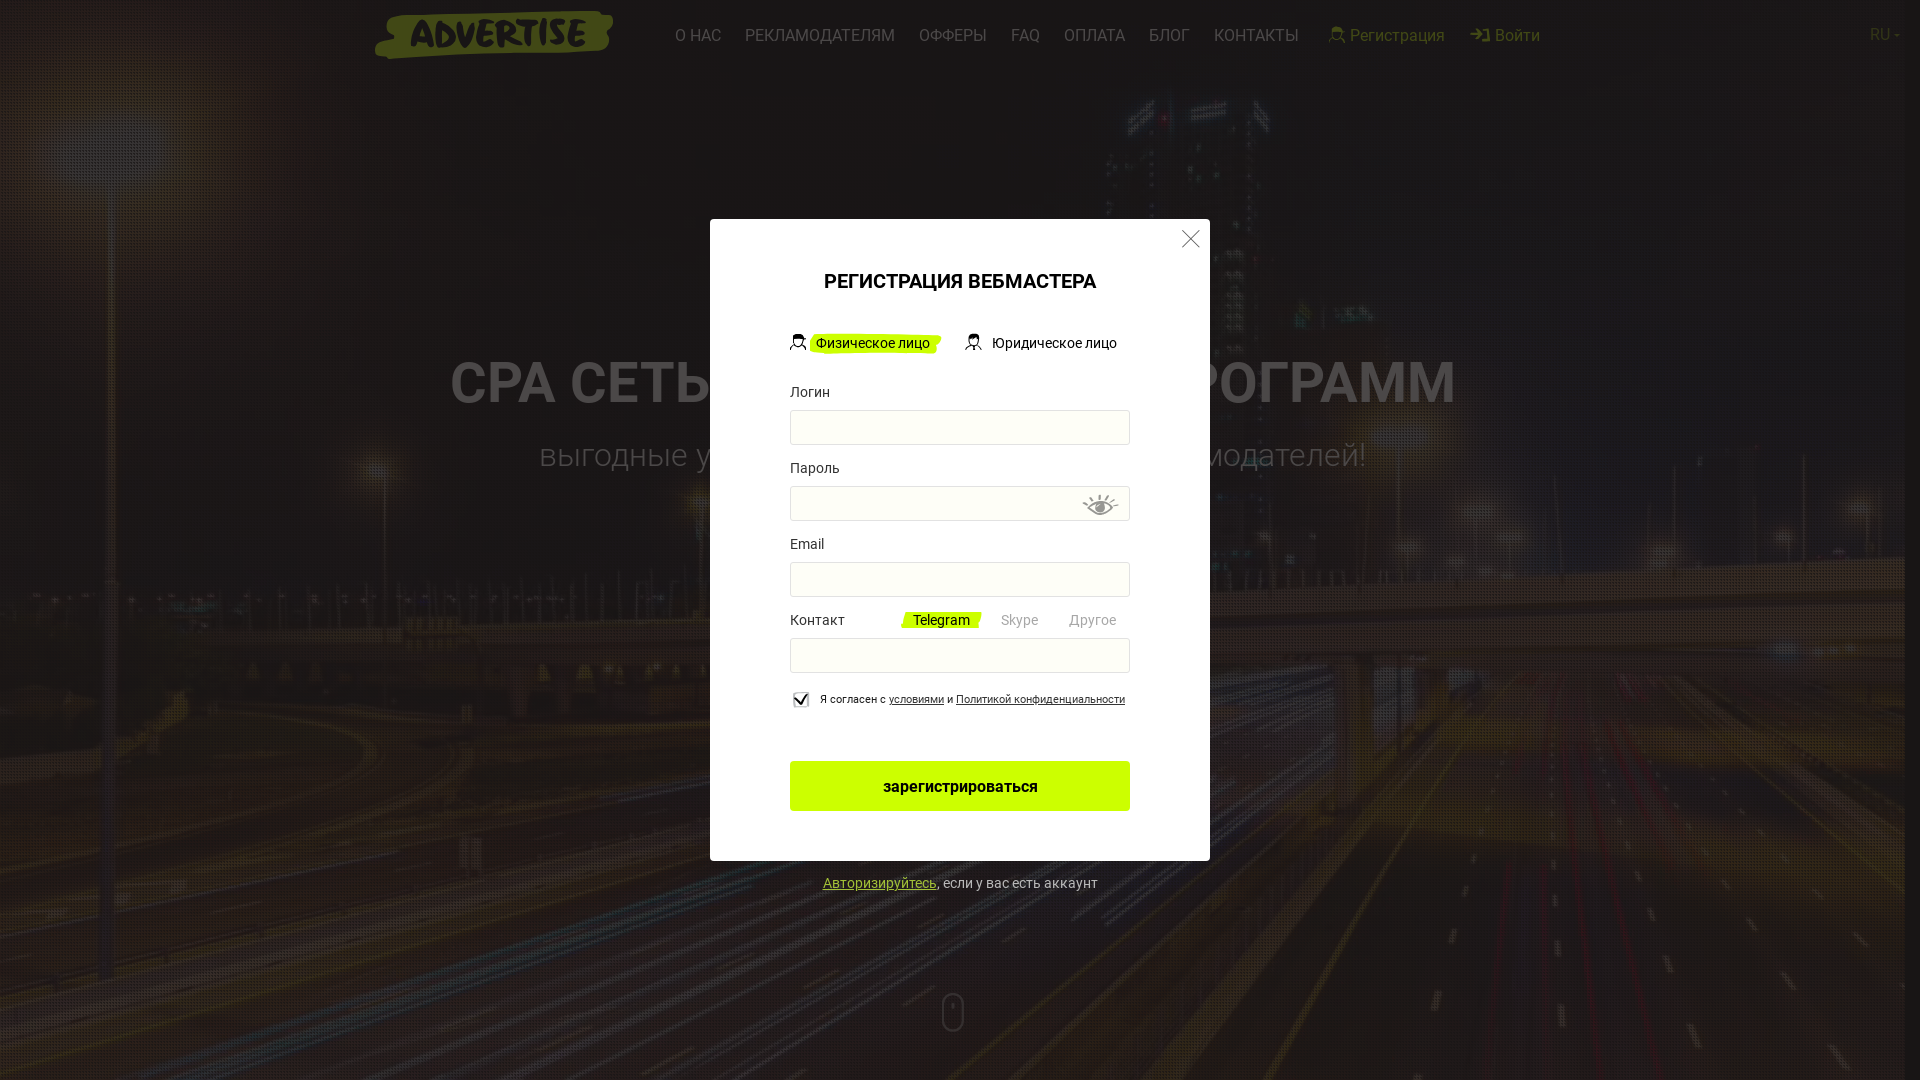 The height and width of the screenshot is (1080, 1920). Describe the element at coordinates (1011, 35) in the screenshot. I see `'FAQ'` at that location.